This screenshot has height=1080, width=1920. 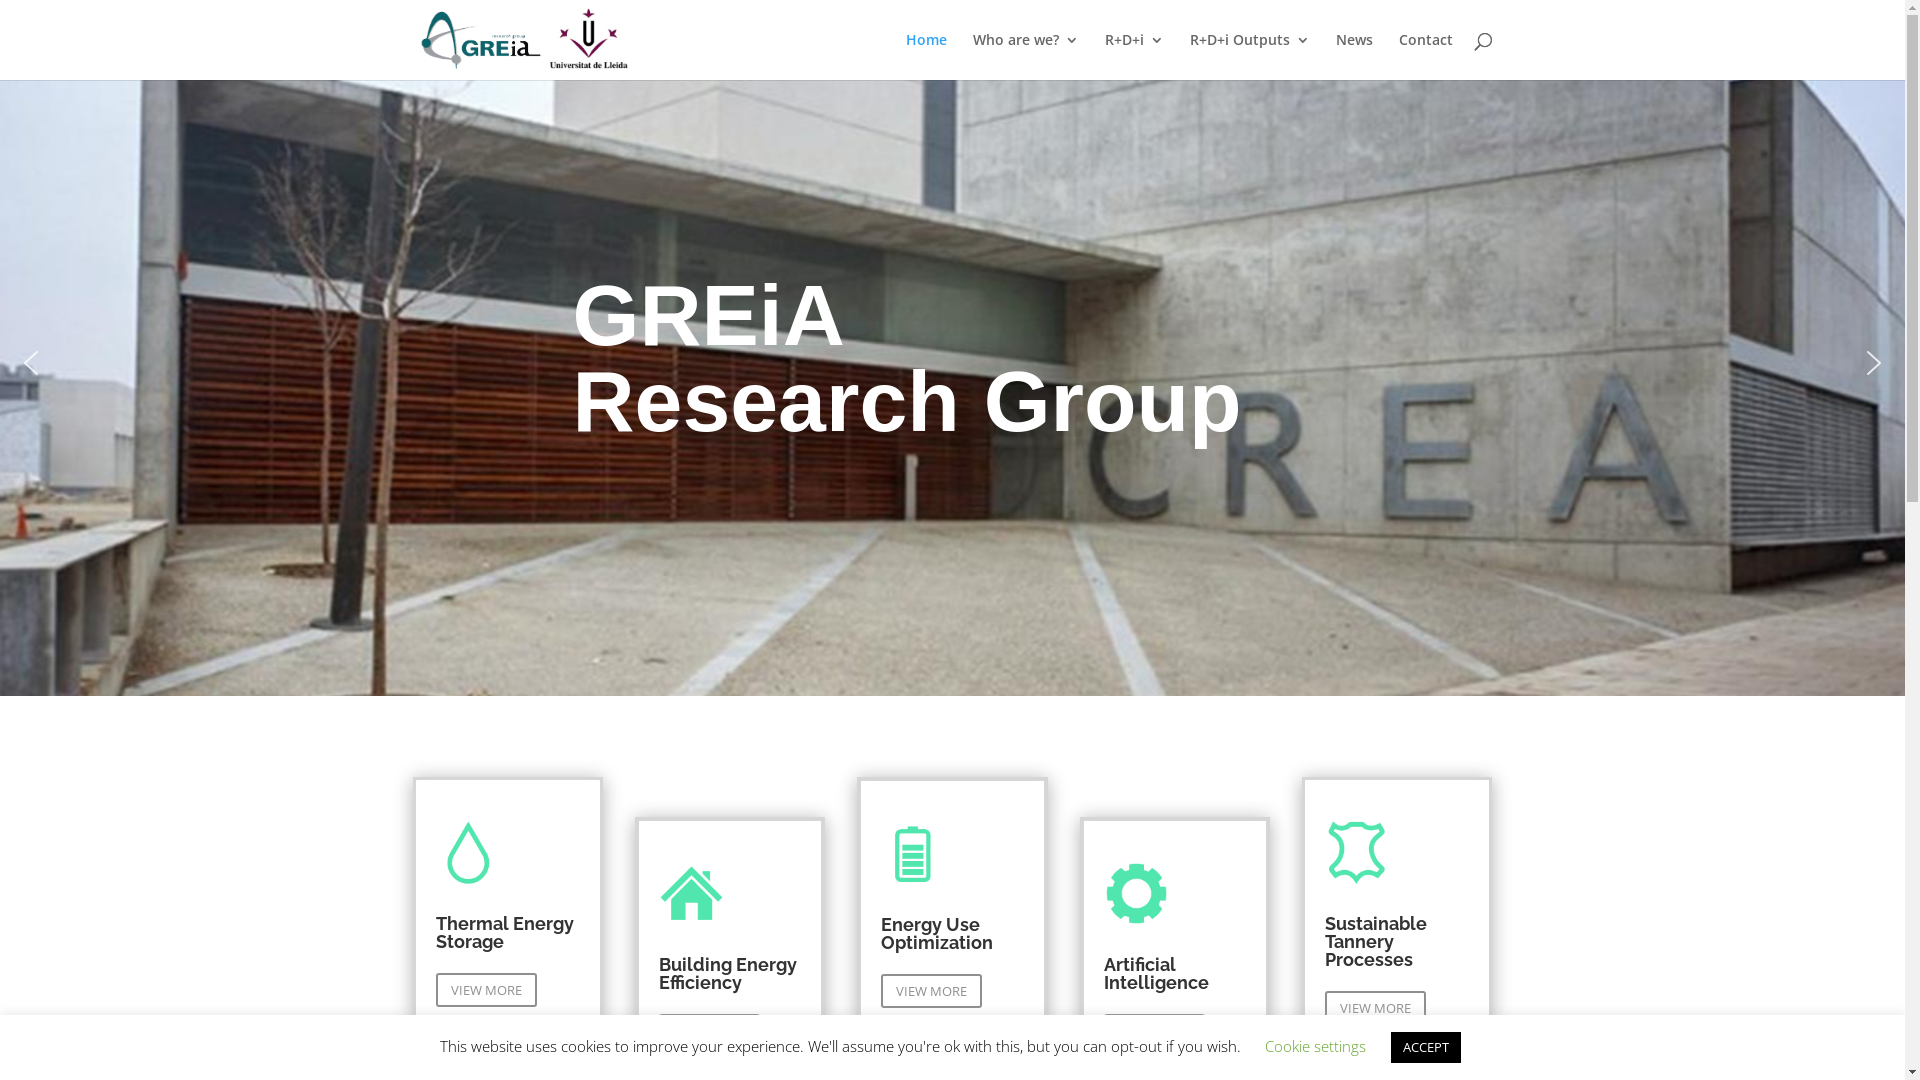 I want to click on 'Cookie settings', so click(x=1314, y=1044).